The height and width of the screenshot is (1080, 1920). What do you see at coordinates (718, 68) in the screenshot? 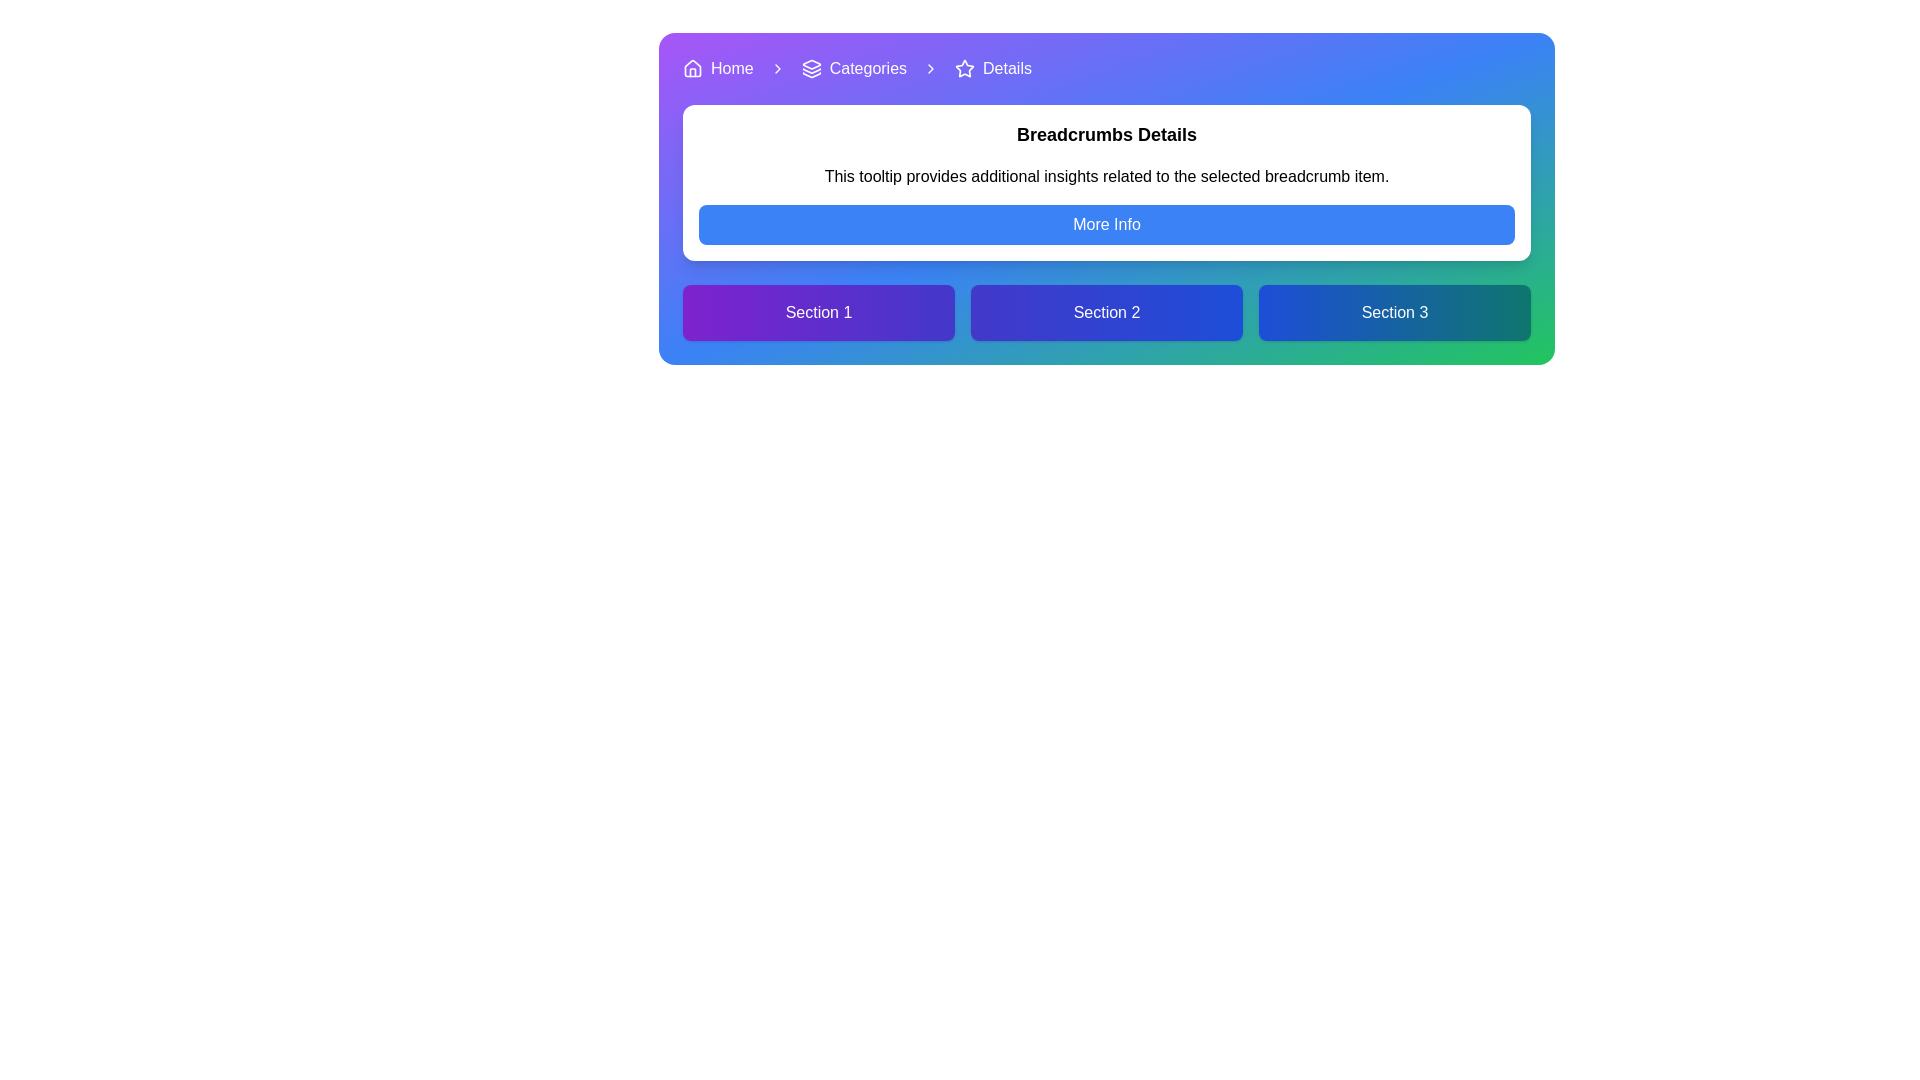
I see `the house icon of the breadcrumb link labeled 'Home'` at bounding box center [718, 68].